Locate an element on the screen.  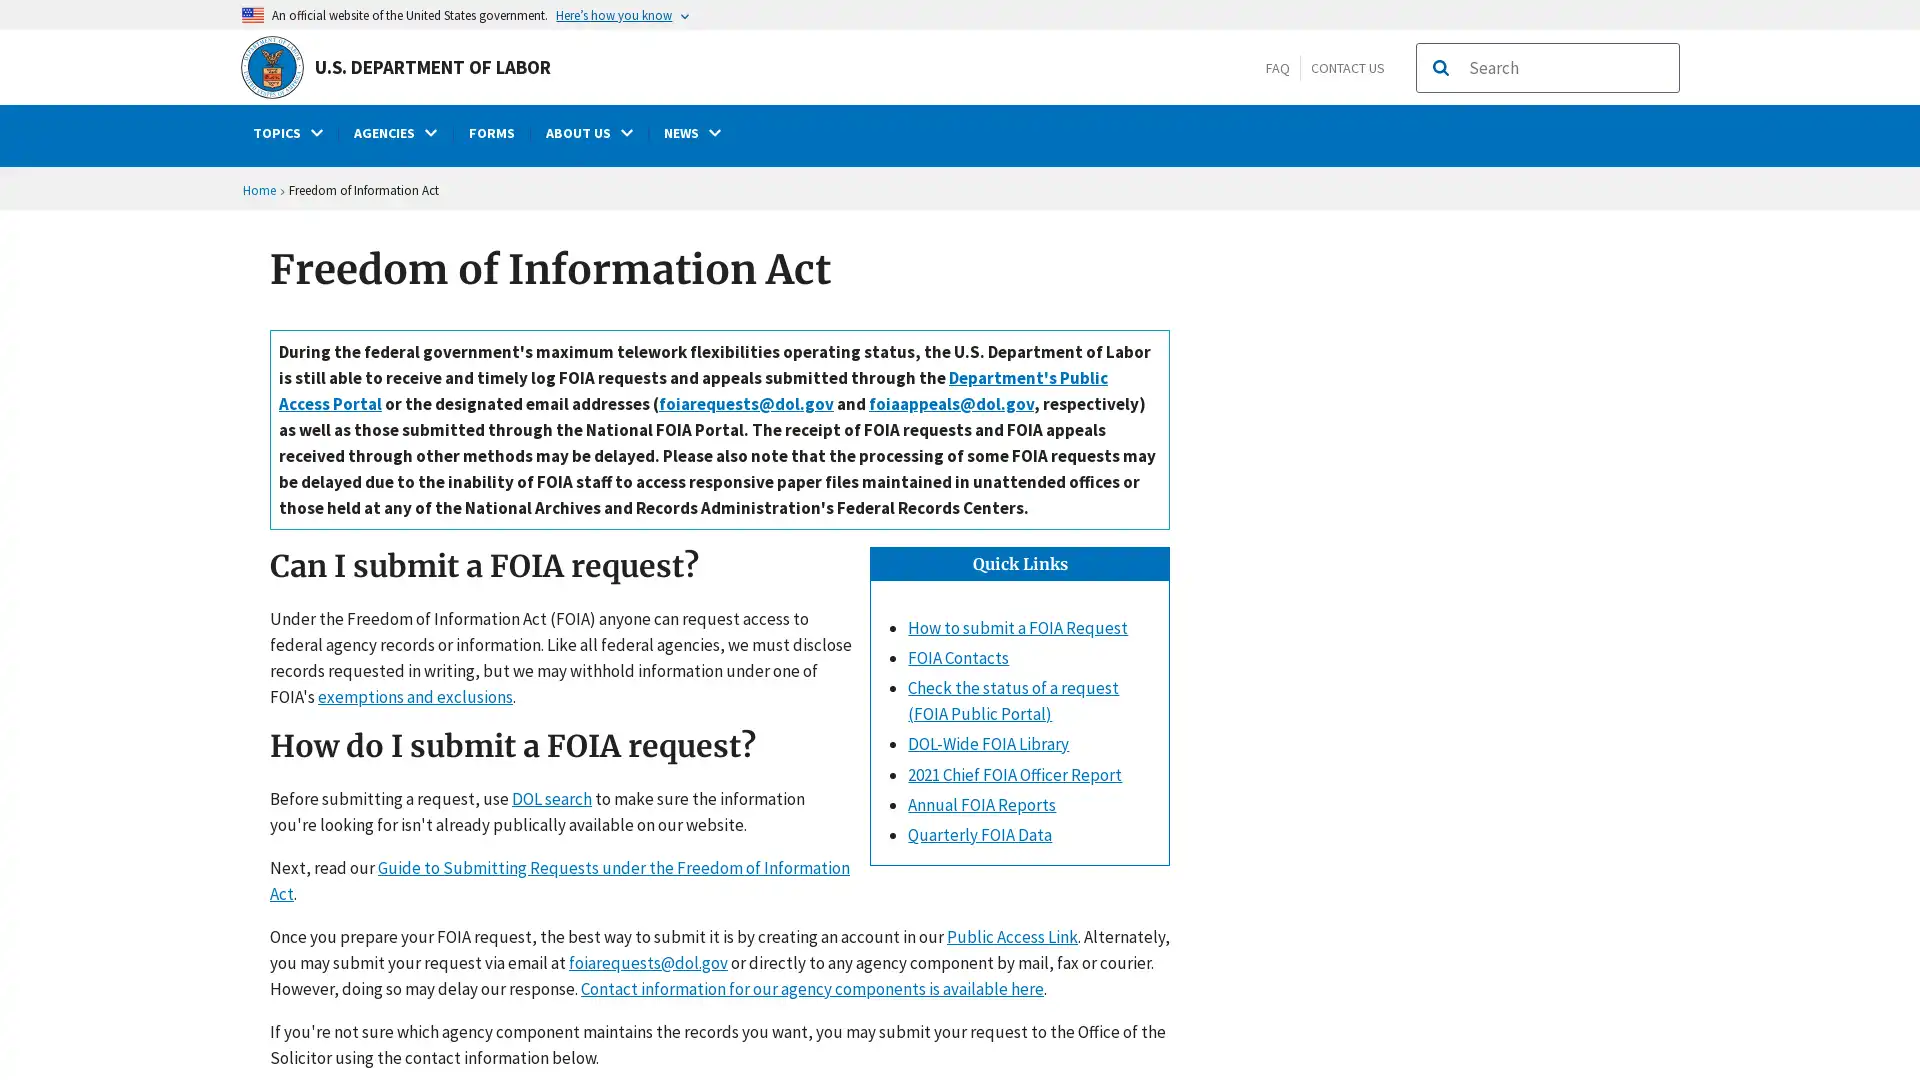
Search is located at coordinates (1440, 67).